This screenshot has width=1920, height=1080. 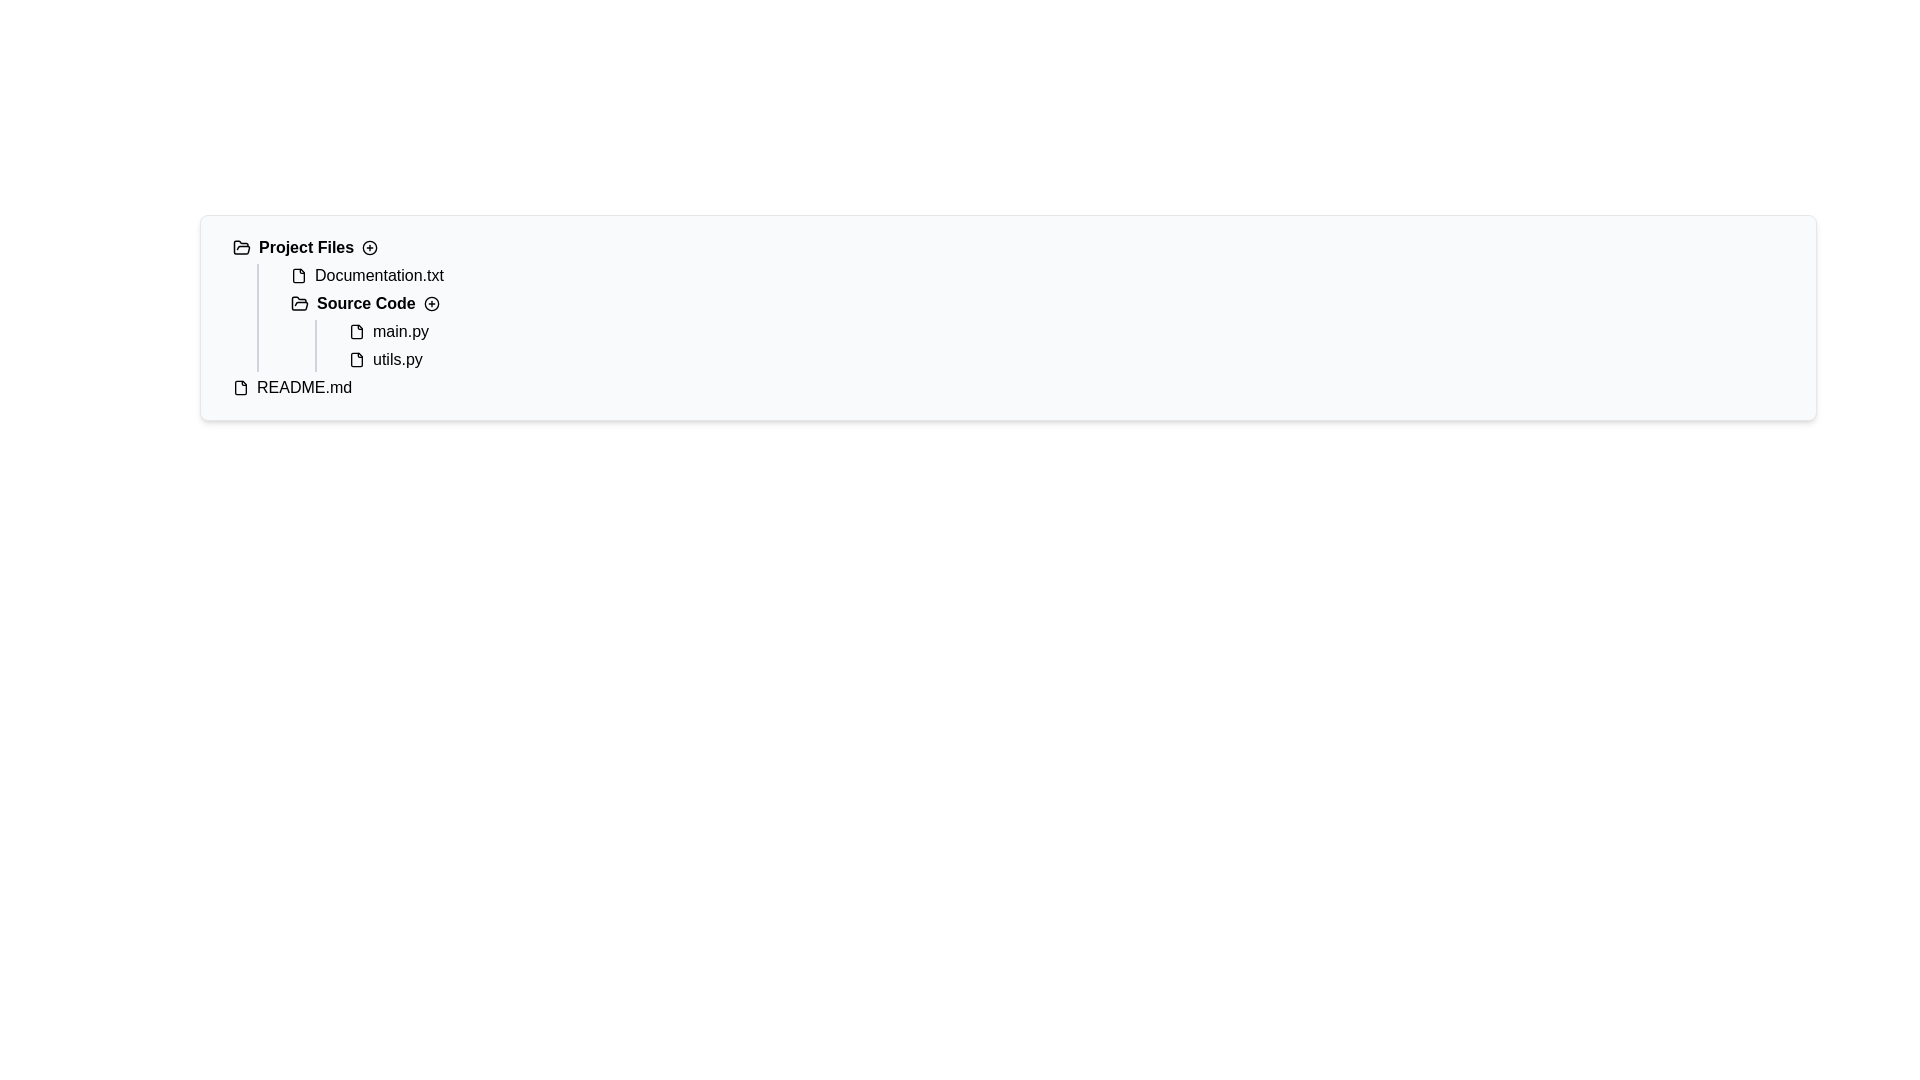 What do you see at coordinates (370, 246) in the screenshot?
I see `the circular button with a plus icon located to the far right of the 'Project Files' header section` at bounding box center [370, 246].